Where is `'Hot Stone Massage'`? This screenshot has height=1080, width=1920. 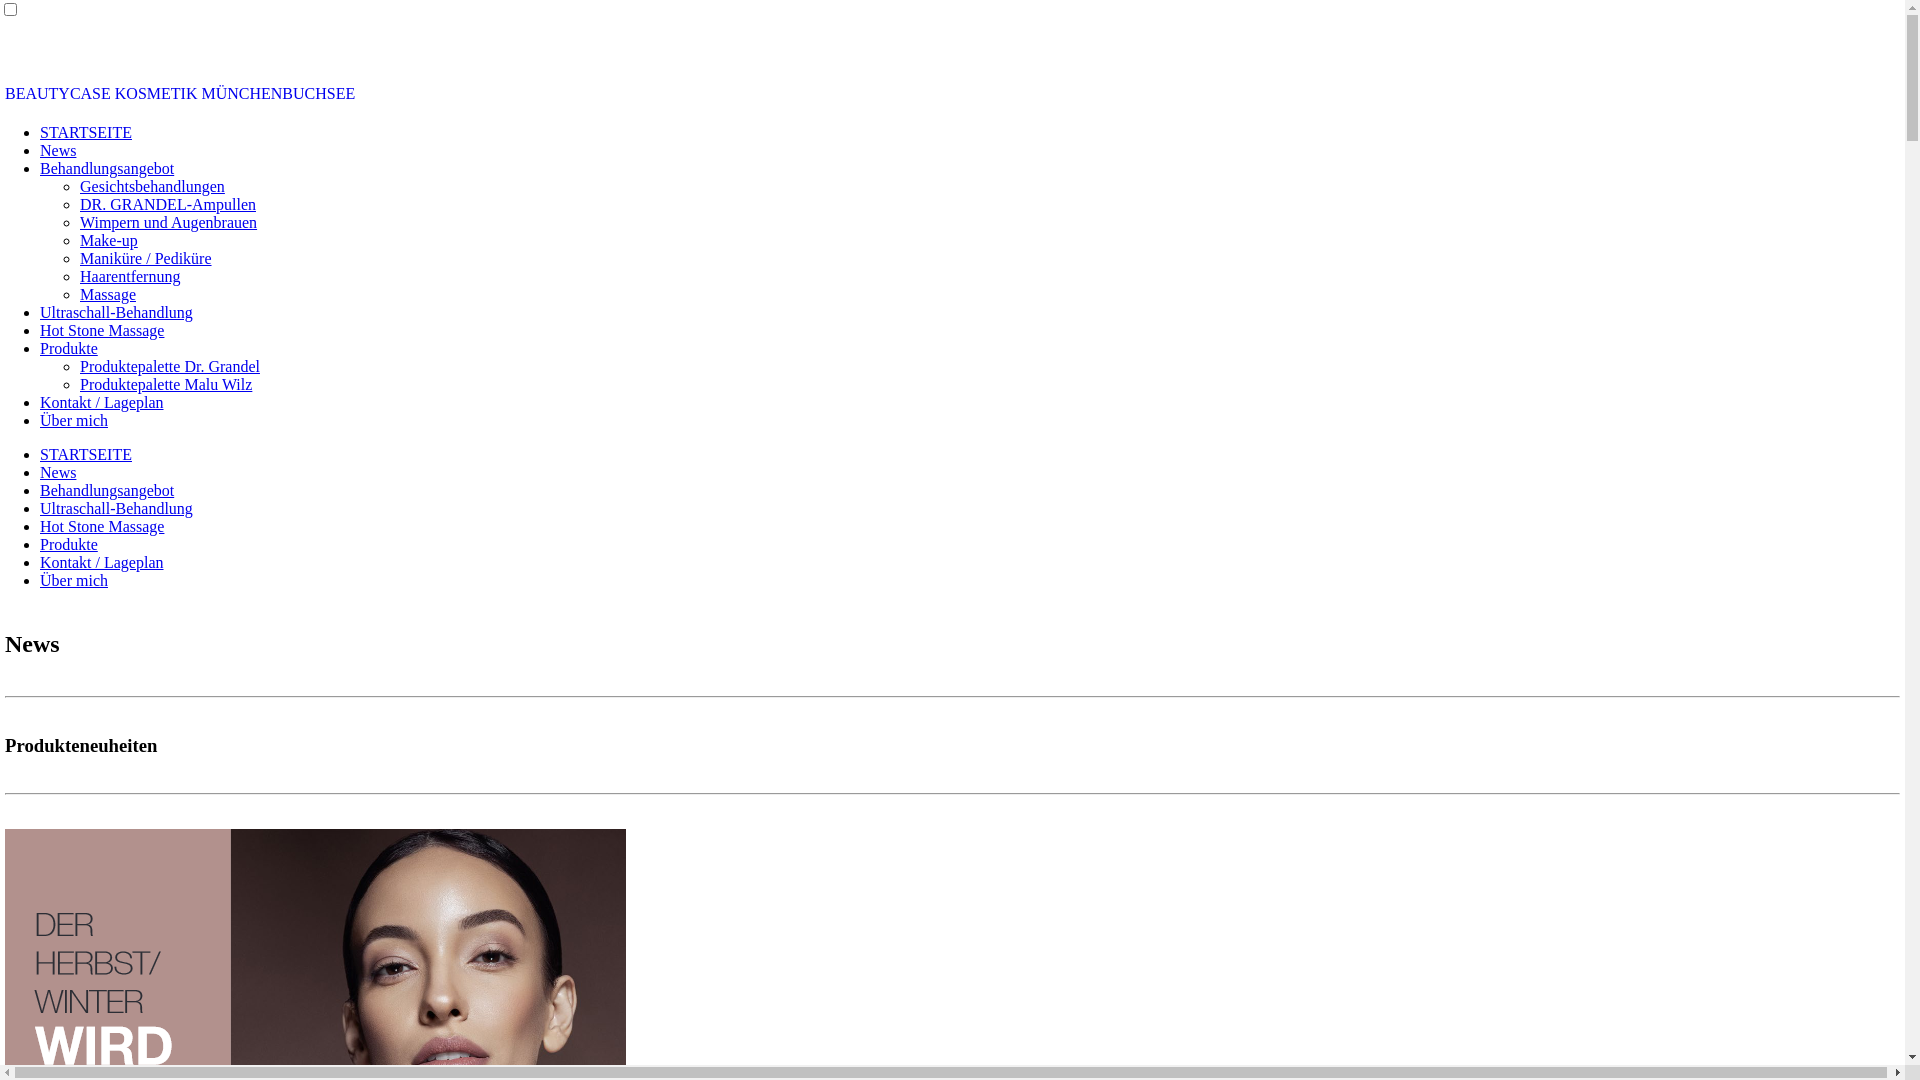
'Hot Stone Massage' is located at coordinates (100, 329).